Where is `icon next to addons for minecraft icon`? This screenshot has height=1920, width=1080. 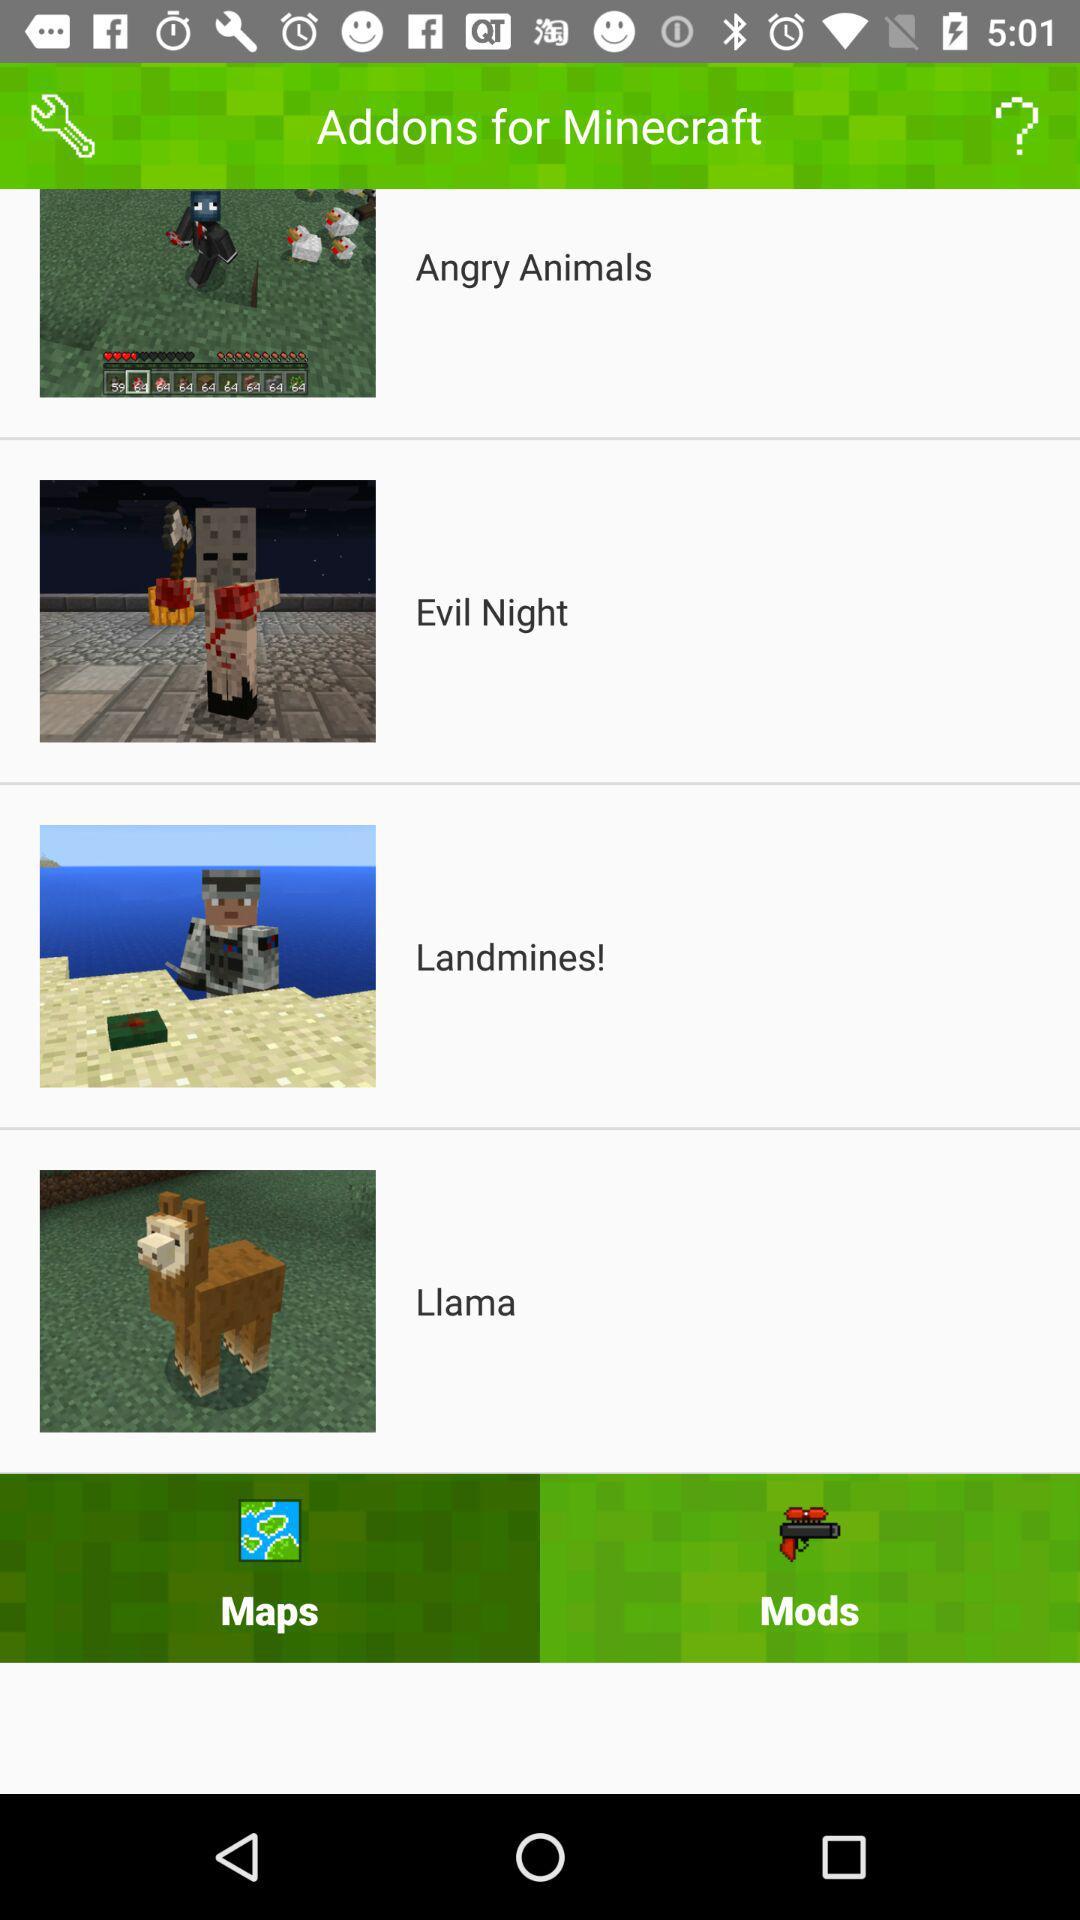
icon next to addons for minecraft icon is located at coordinates (1017, 124).